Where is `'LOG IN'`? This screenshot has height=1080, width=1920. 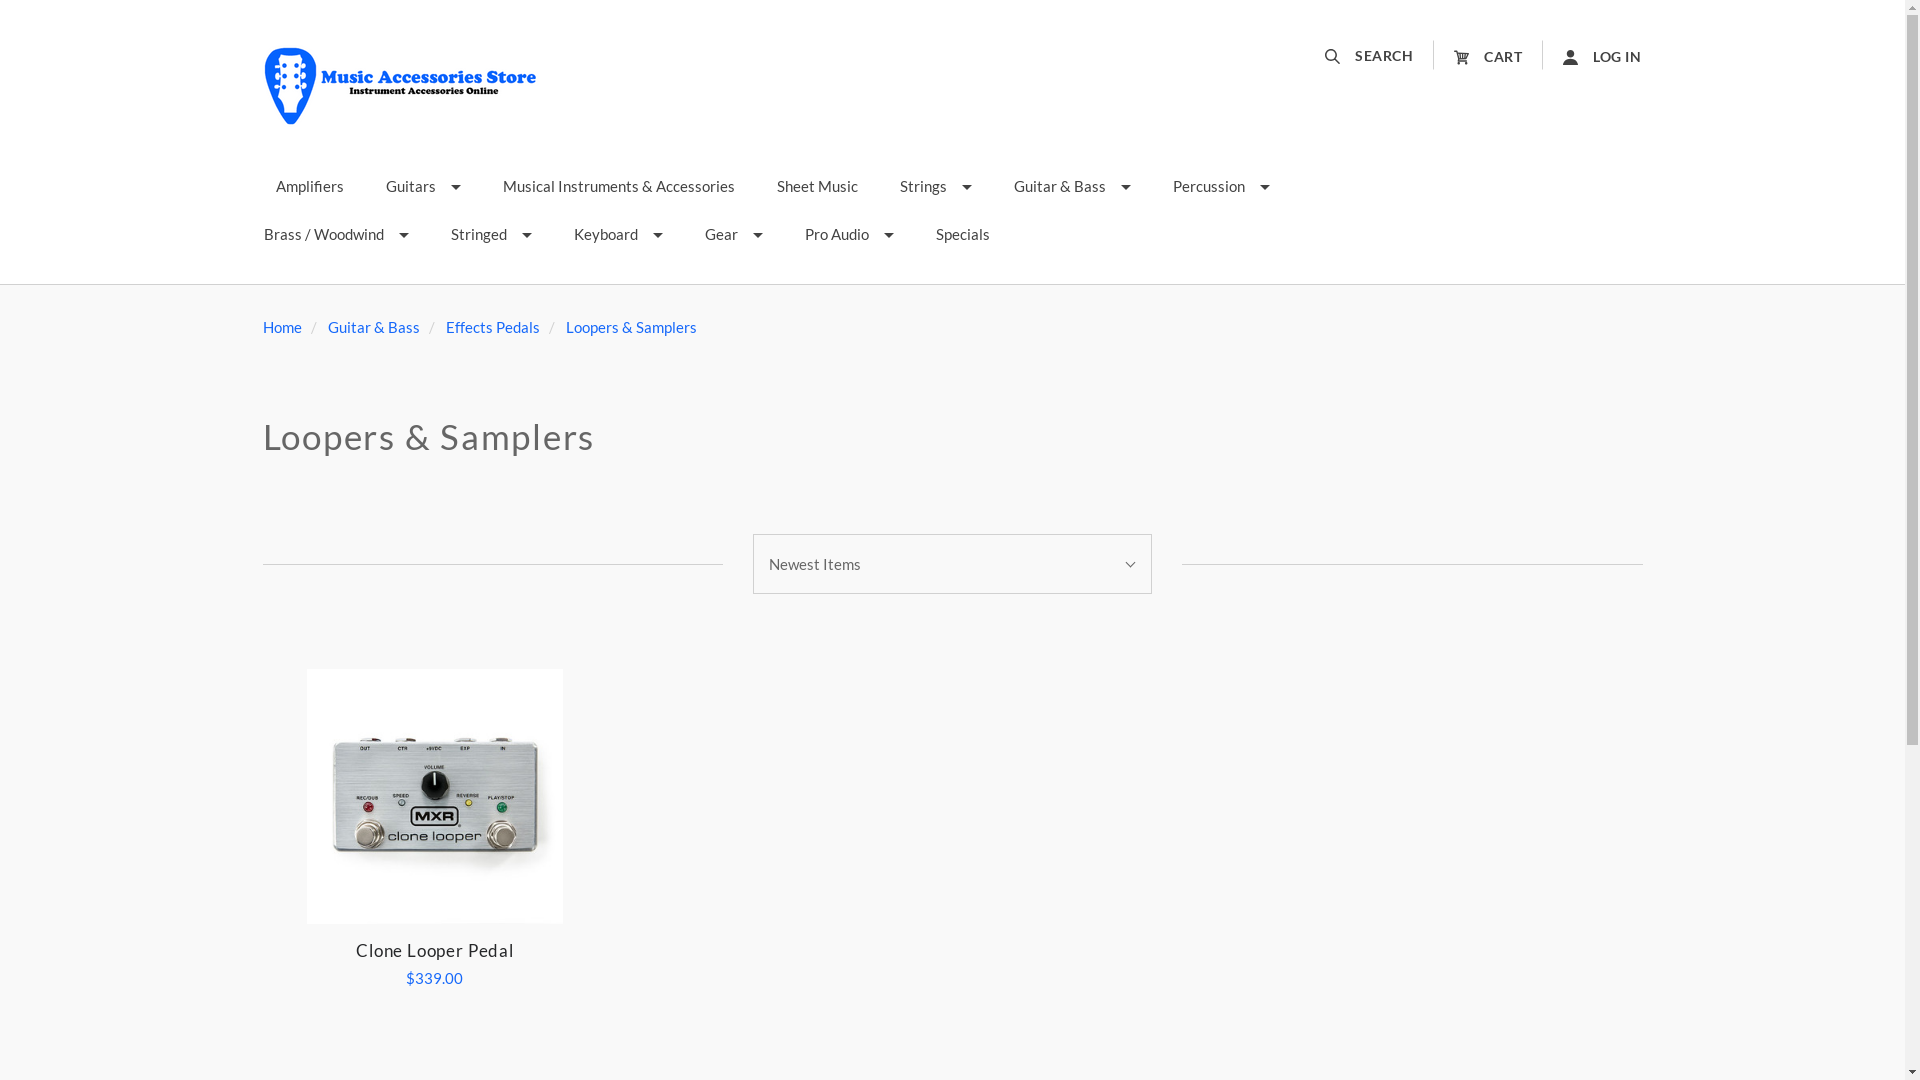 'LOG IN' is located at coordinates (1591, 55).